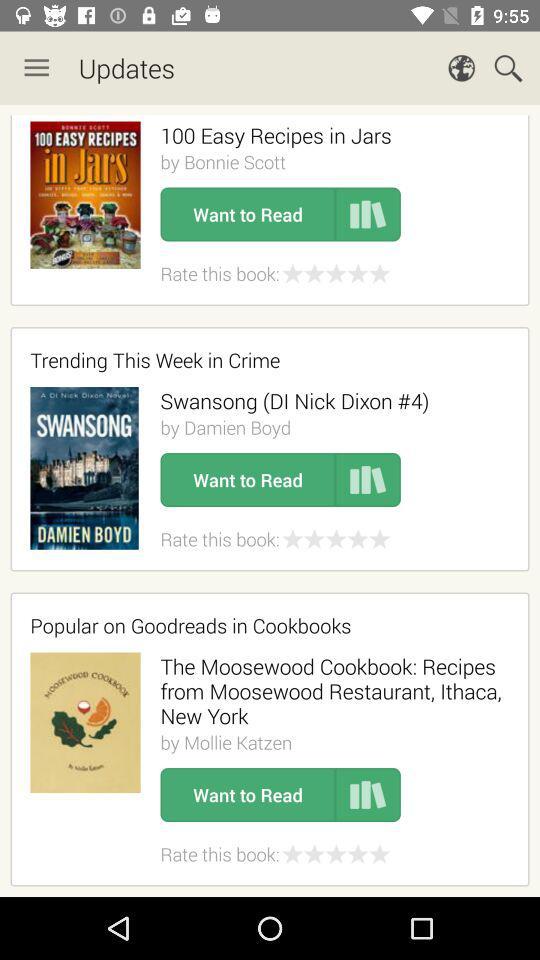 This screenshot has height=960, width=540. What do you see at coordinates (275, 134) in the screenshot?
I see `100 easy recipes` at bounding box center [275, 134].